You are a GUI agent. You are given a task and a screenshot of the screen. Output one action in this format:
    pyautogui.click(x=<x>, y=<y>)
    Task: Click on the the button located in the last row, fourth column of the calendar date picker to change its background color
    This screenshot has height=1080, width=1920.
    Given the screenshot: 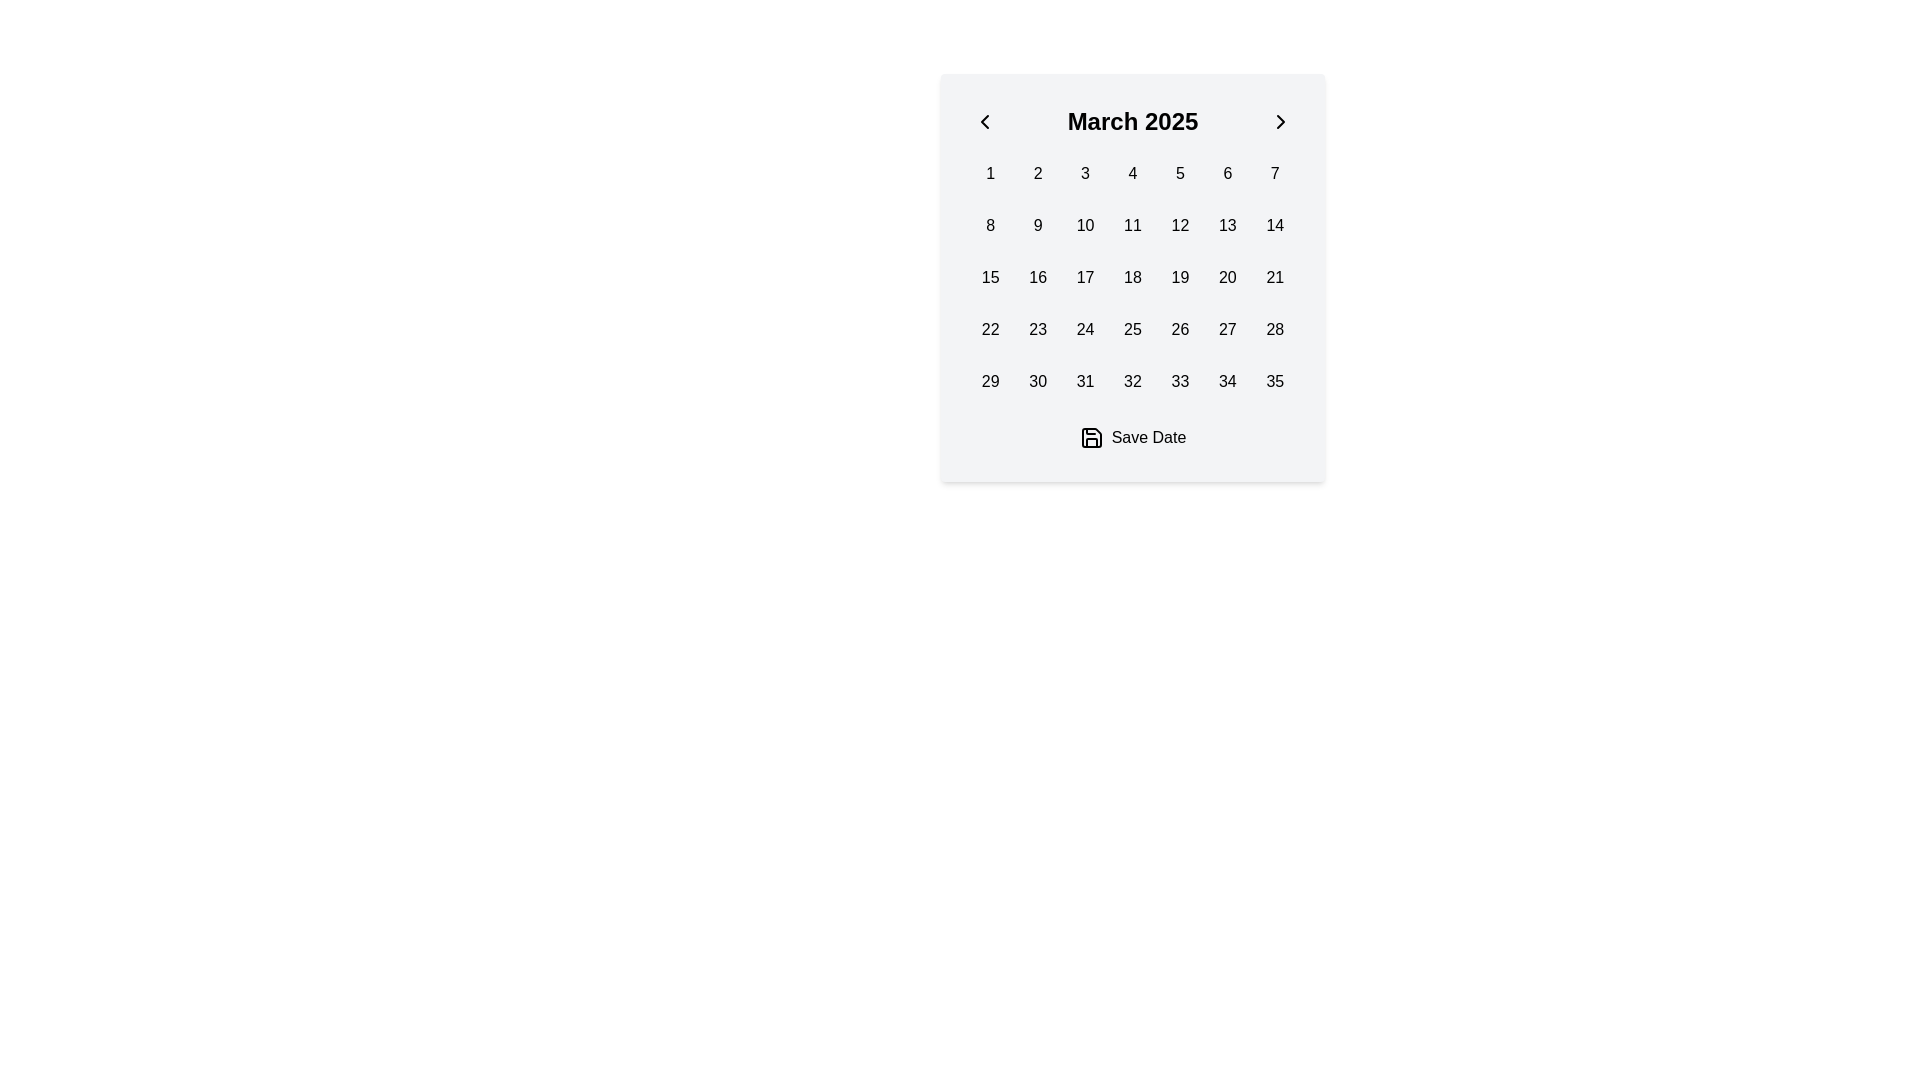 What is the action you would take?
    pyautogui.click(x=1132, y=381)
    